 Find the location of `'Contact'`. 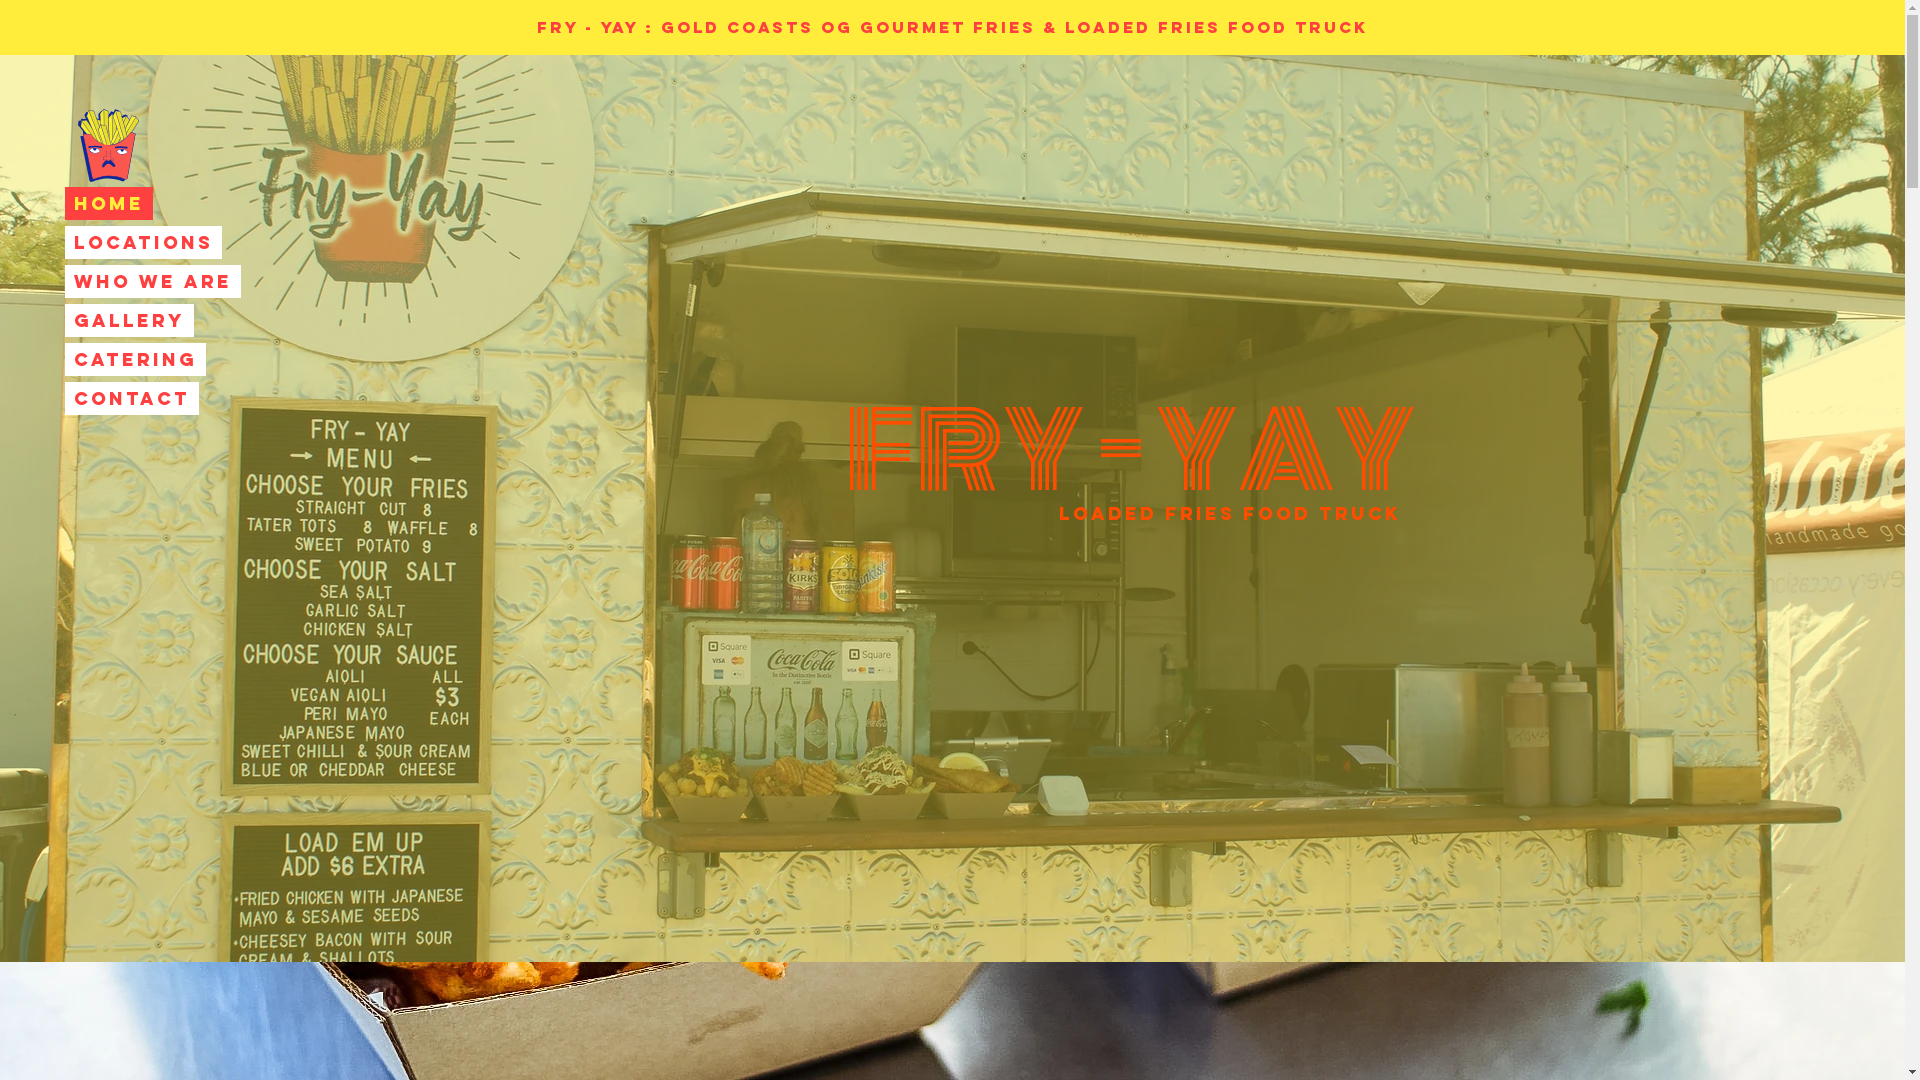

'Contact' is located at coordinates (131, 398).